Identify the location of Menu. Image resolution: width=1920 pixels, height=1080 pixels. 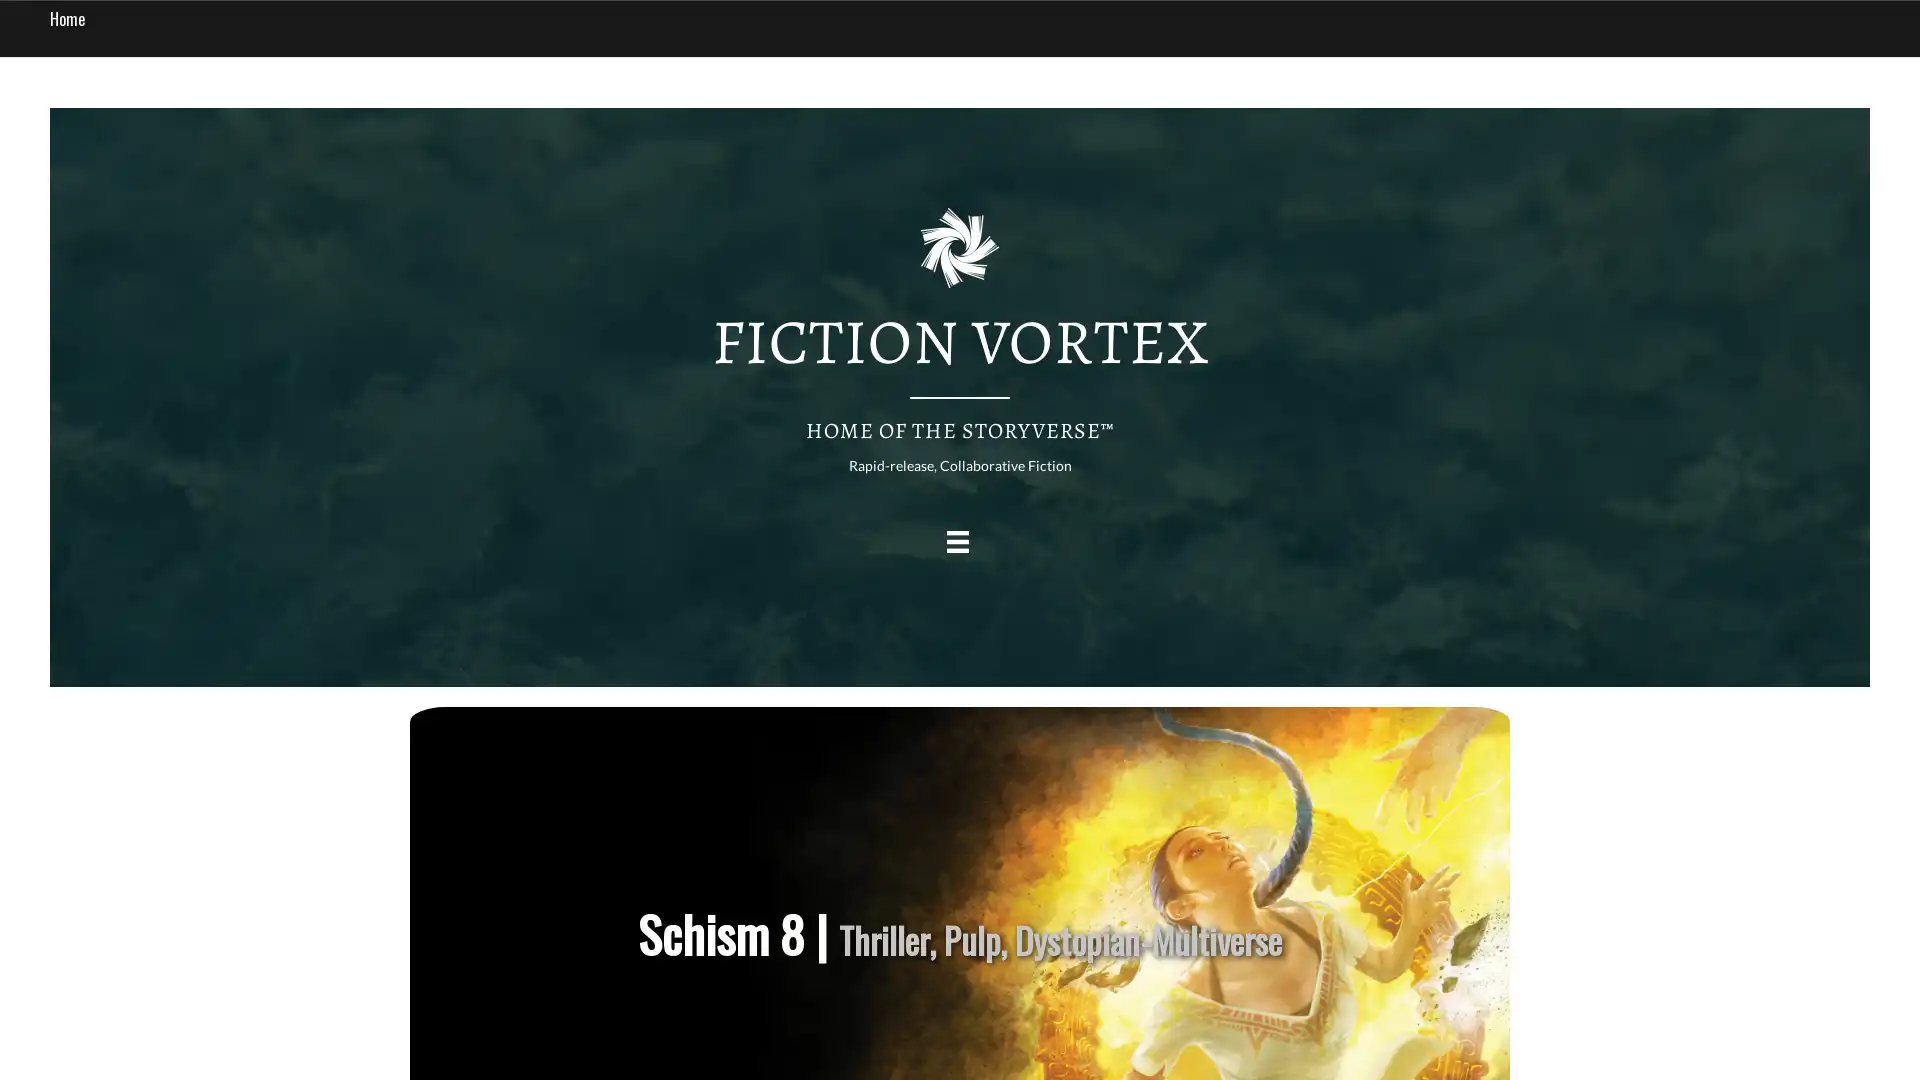
(956, 541).